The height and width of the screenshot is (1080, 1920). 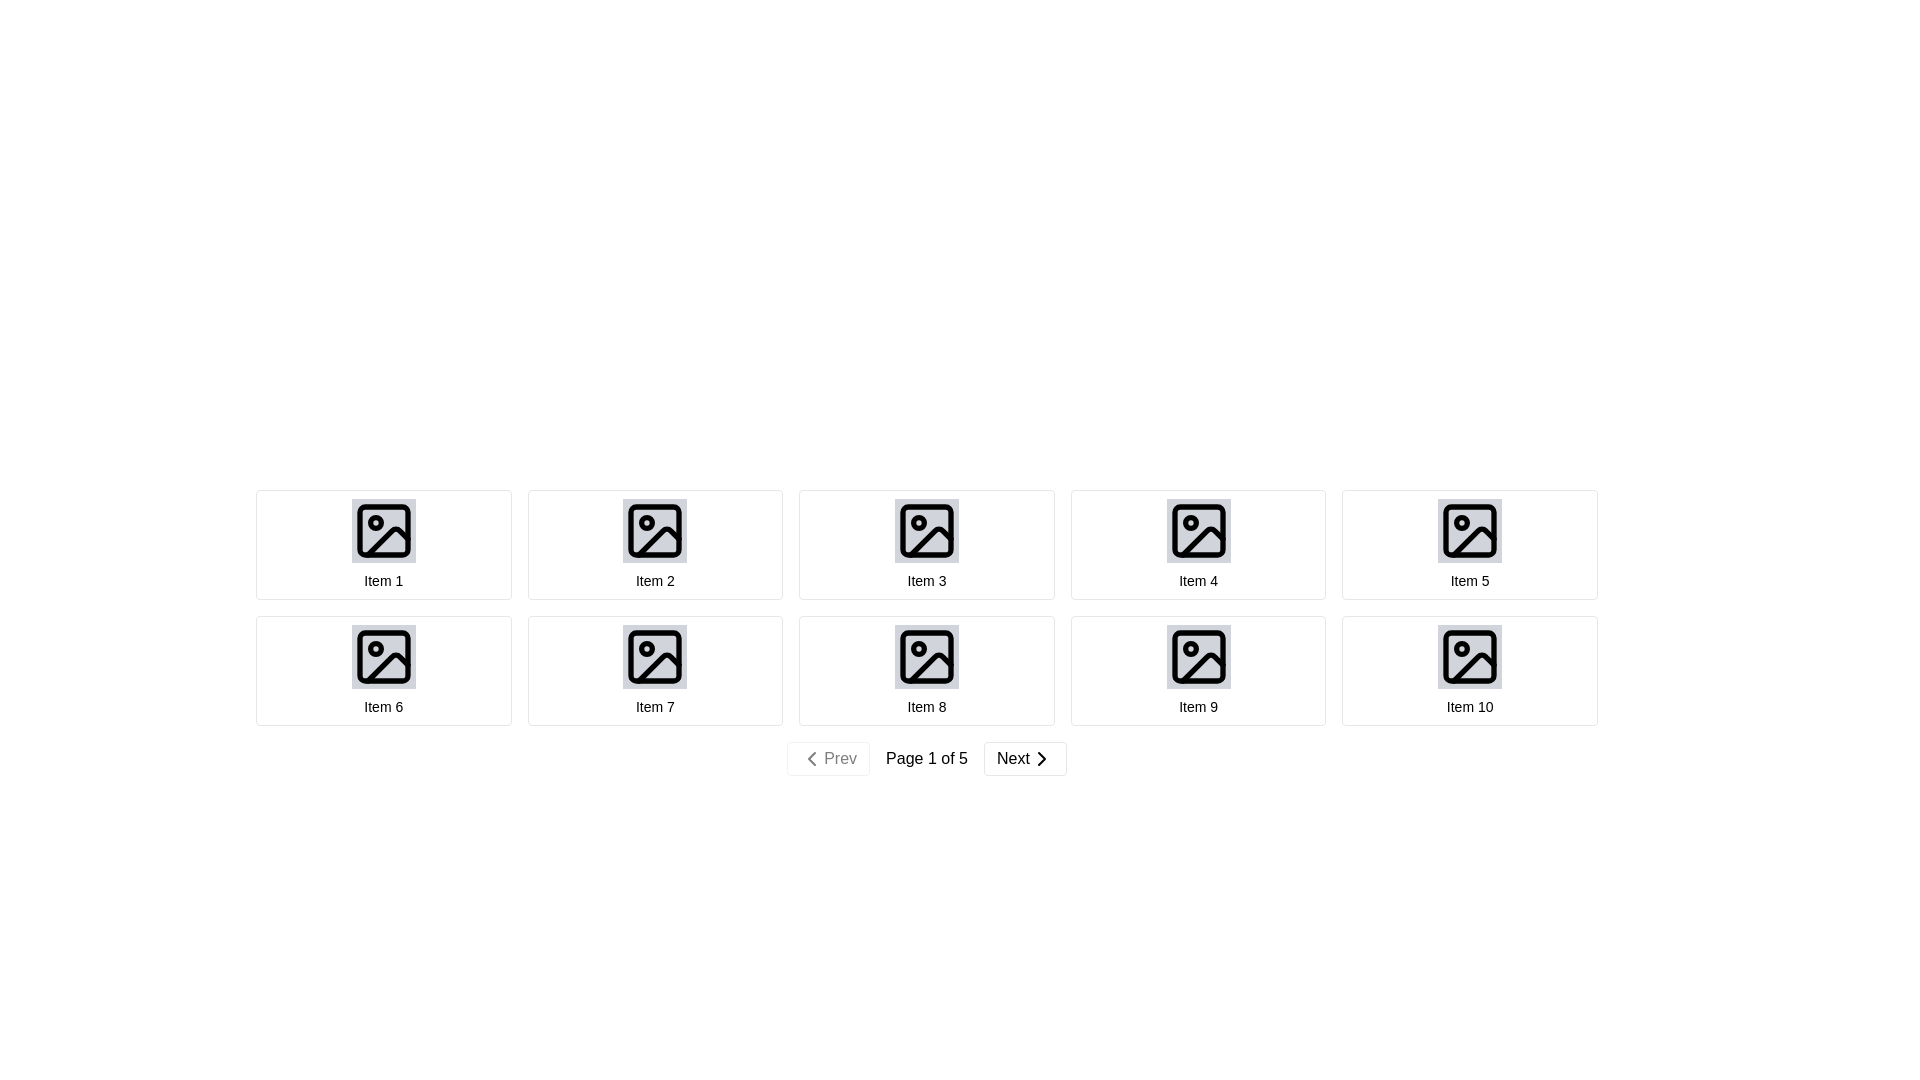 I want to click on the 'Item 4' display card located in the first row and fourth column of the grid, so click(x=1198, y=544).